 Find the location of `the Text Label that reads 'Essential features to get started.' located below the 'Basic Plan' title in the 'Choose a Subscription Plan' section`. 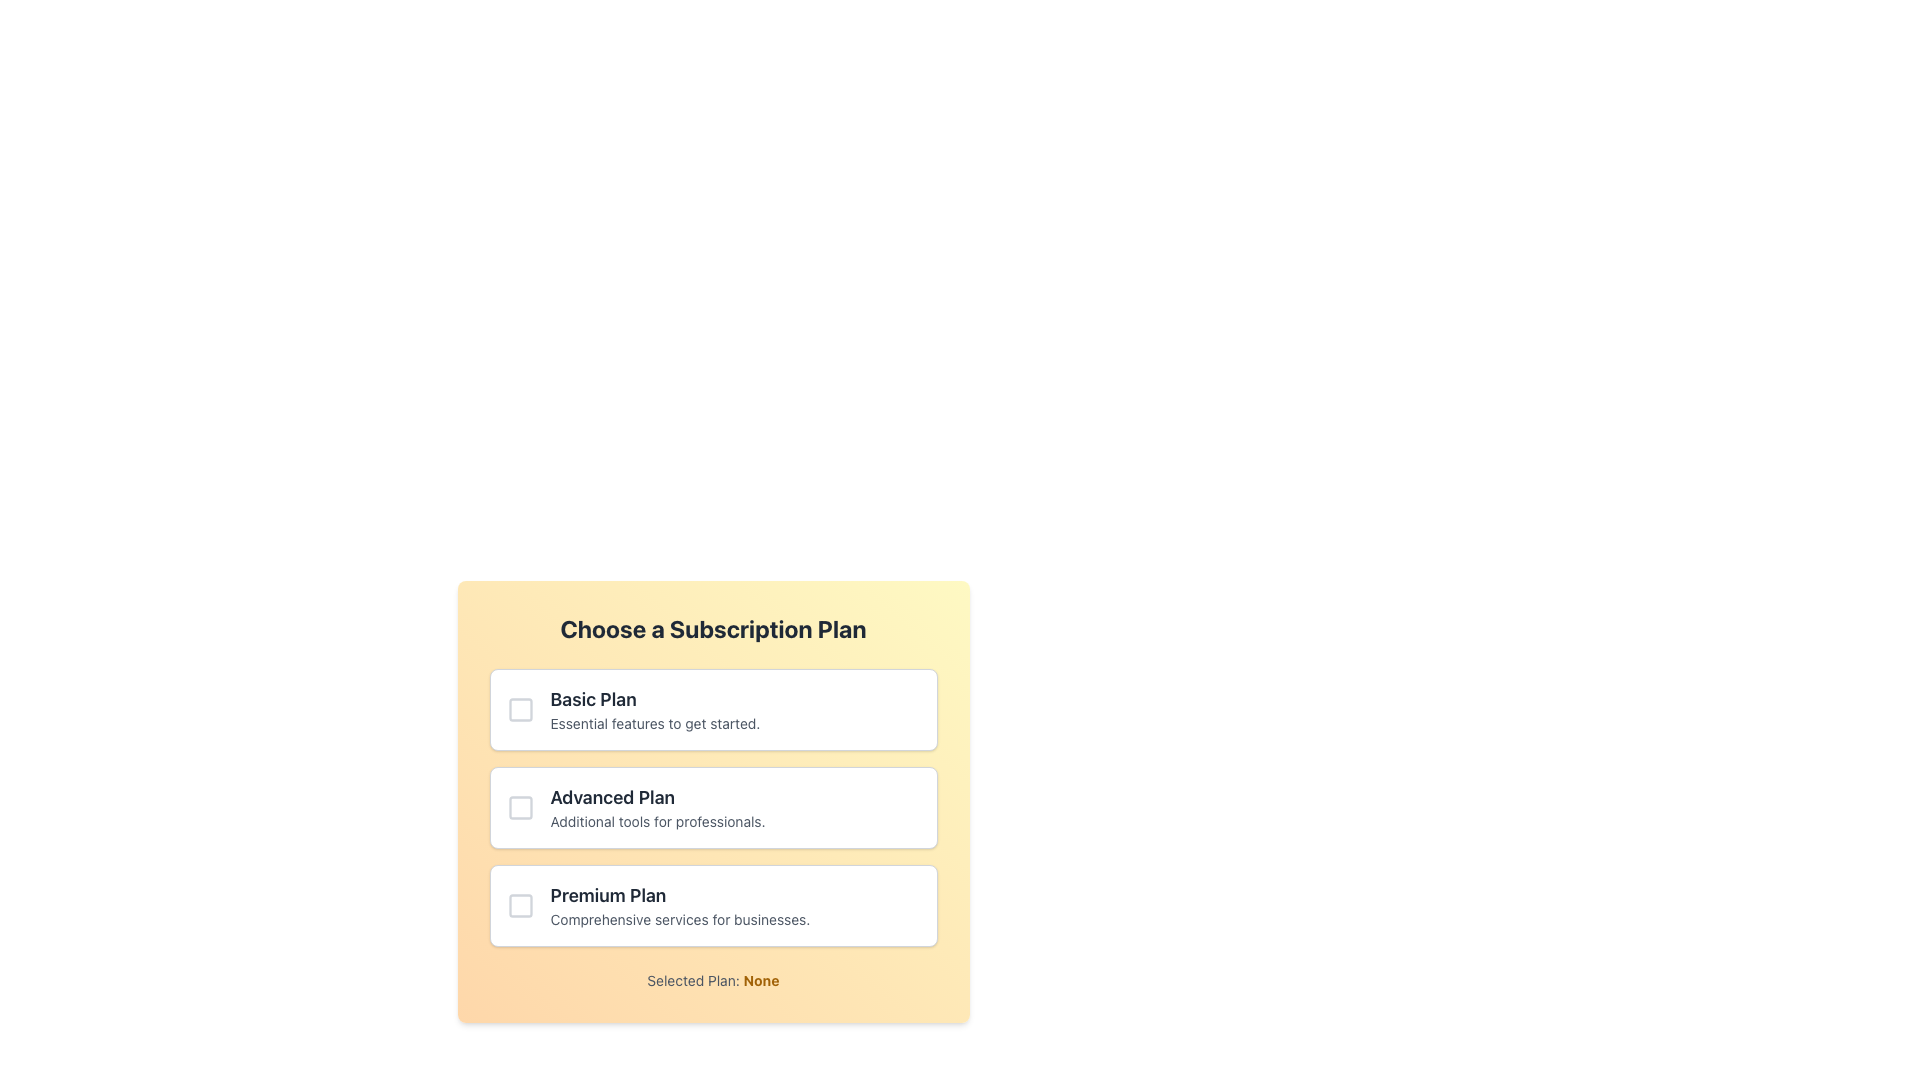

the Text Label that reads 'Essential features to get started.' located below the 'Basic Plan' title in the 'Choose a Subscription Plan' section is located at coordinates (734, 724).